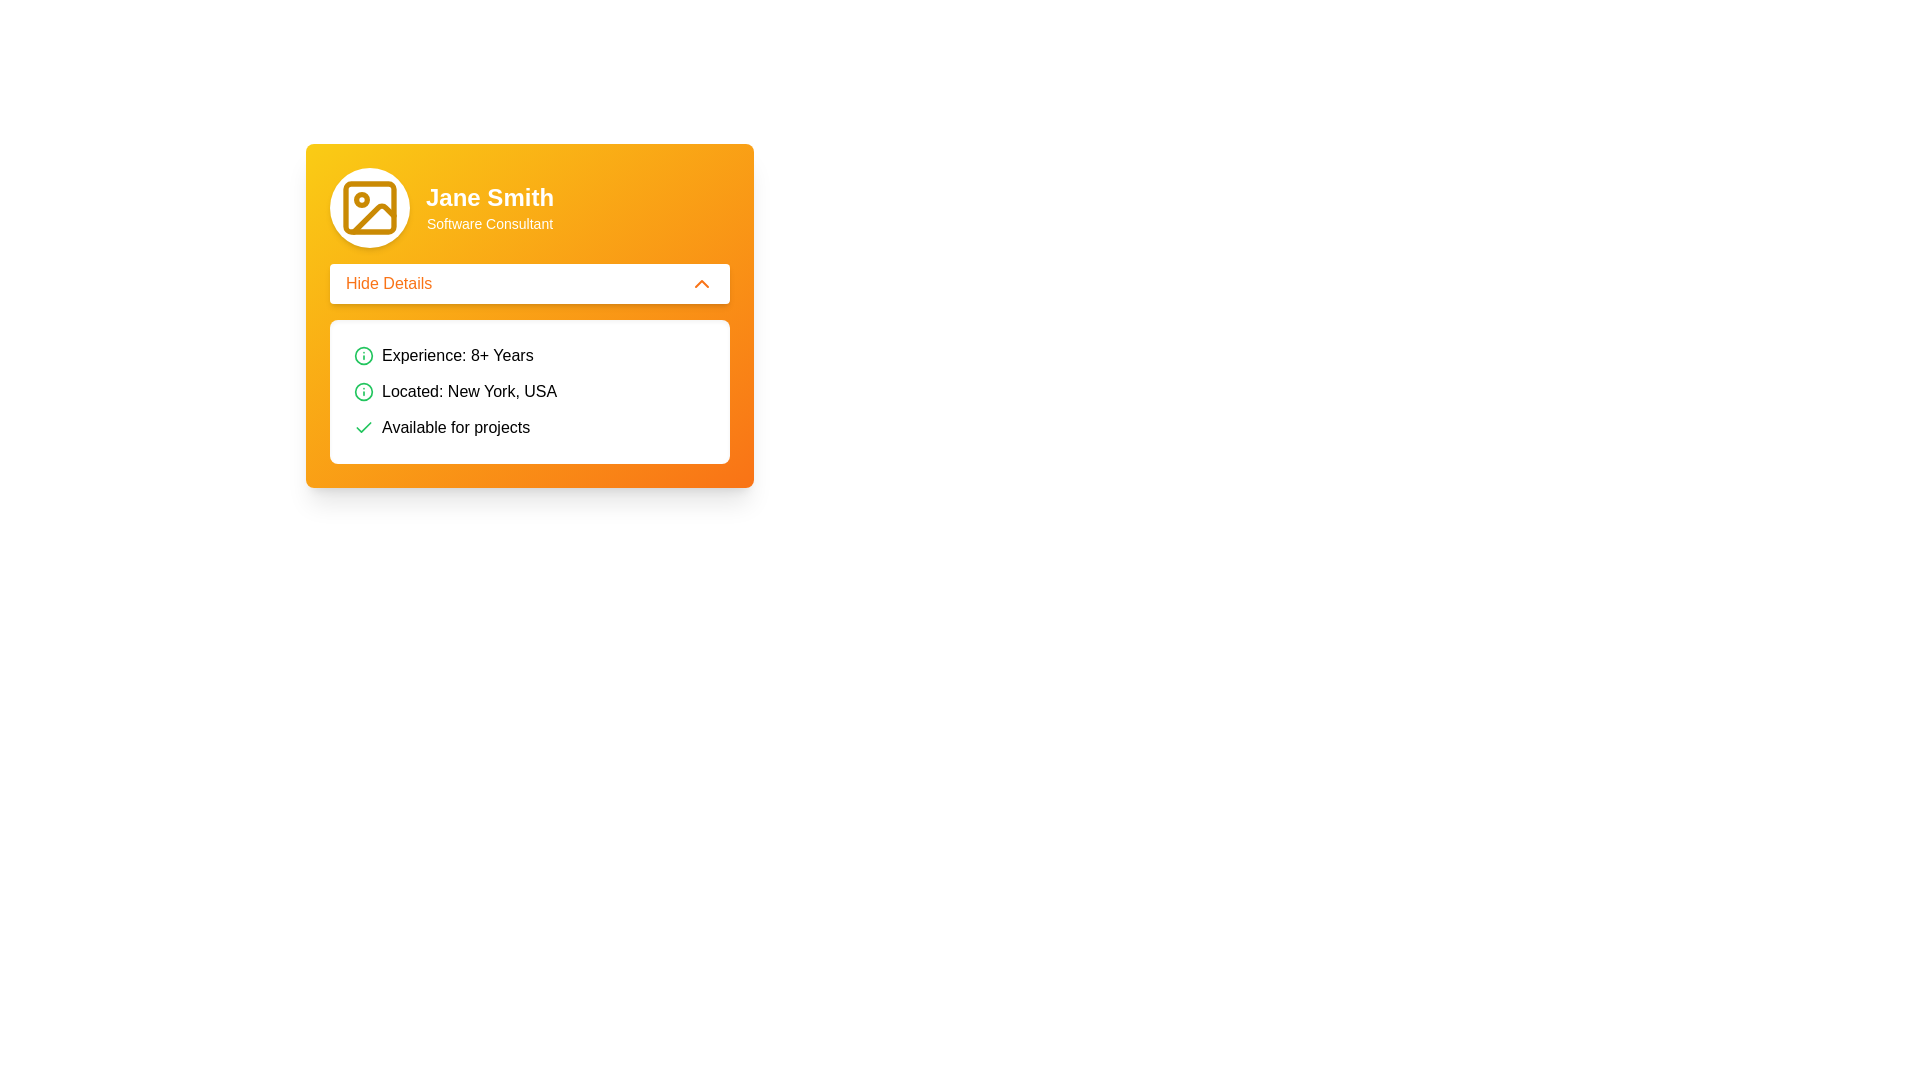 This screenshot has width=1920, height=1080. Describe the element at coordinates (369, 208) in the screenshot. I see `the circular white Profile Picture Placeholder with a yellow image outline icon located at the top-left corner of the user detail card next to 'Jane Smith' and 'Software Consultant'` at that location.